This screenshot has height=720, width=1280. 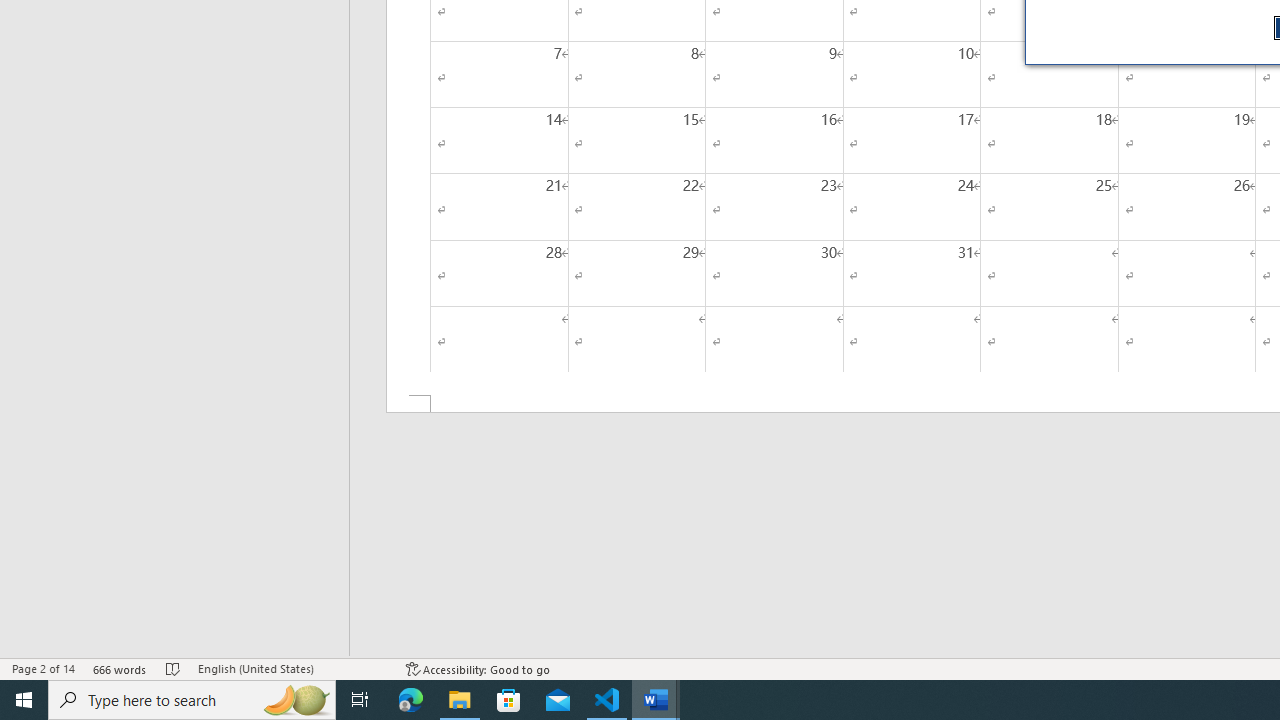 What do you see at coordinates (459, 698) in the screenshot?
I see `'File Explorer - 1 running window'` at bounding box center [459, 698].